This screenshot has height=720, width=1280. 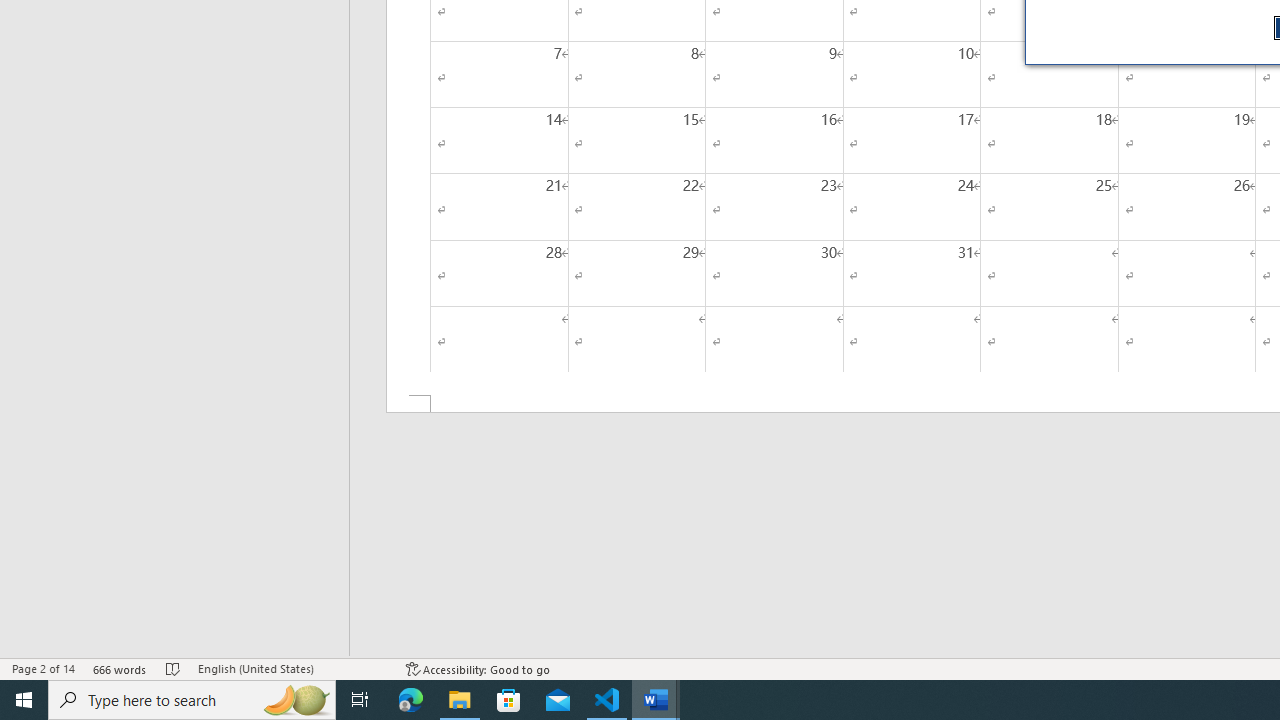 What do you see at coordinates (459, 698) in the screenshot?
I see `'File Explorer - 1 running window'` at bounding box center [459, 698].